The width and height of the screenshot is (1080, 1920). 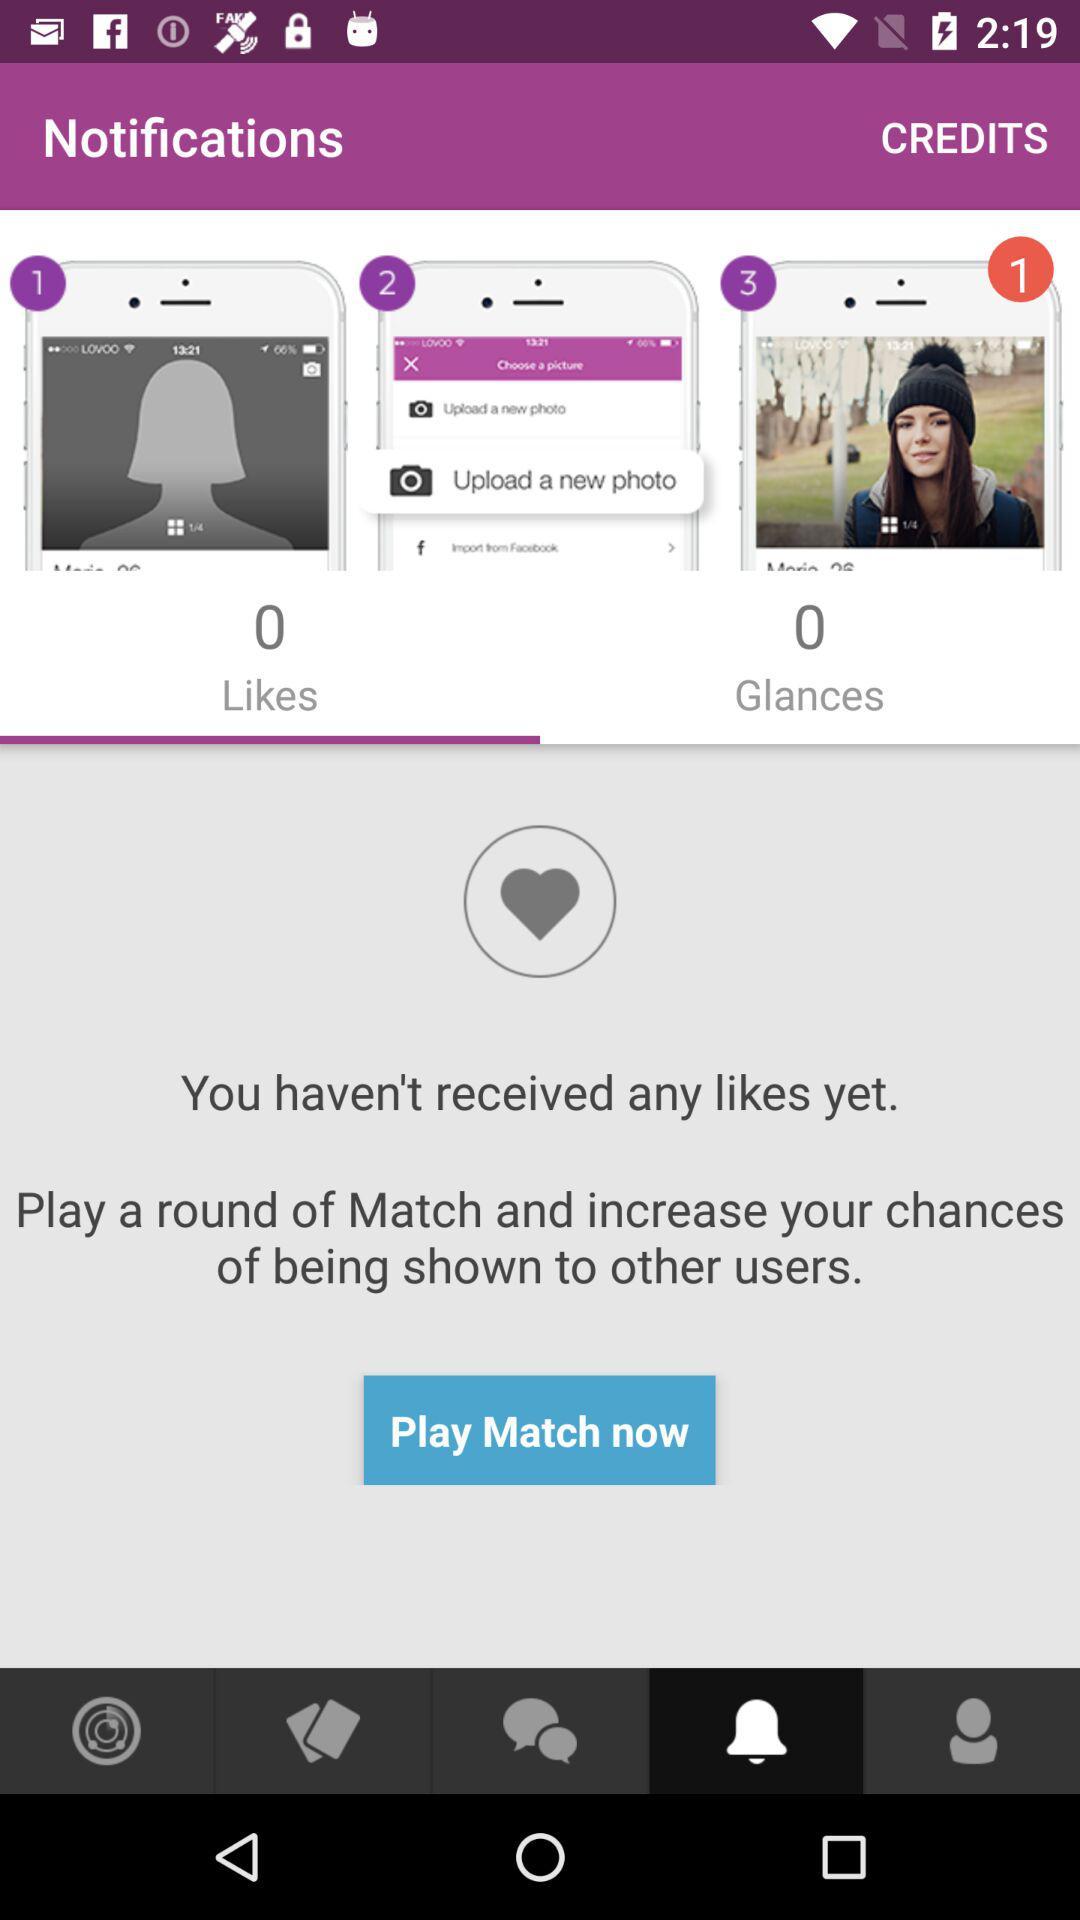 I want to click on contacts, so click(x=972, y=1730).